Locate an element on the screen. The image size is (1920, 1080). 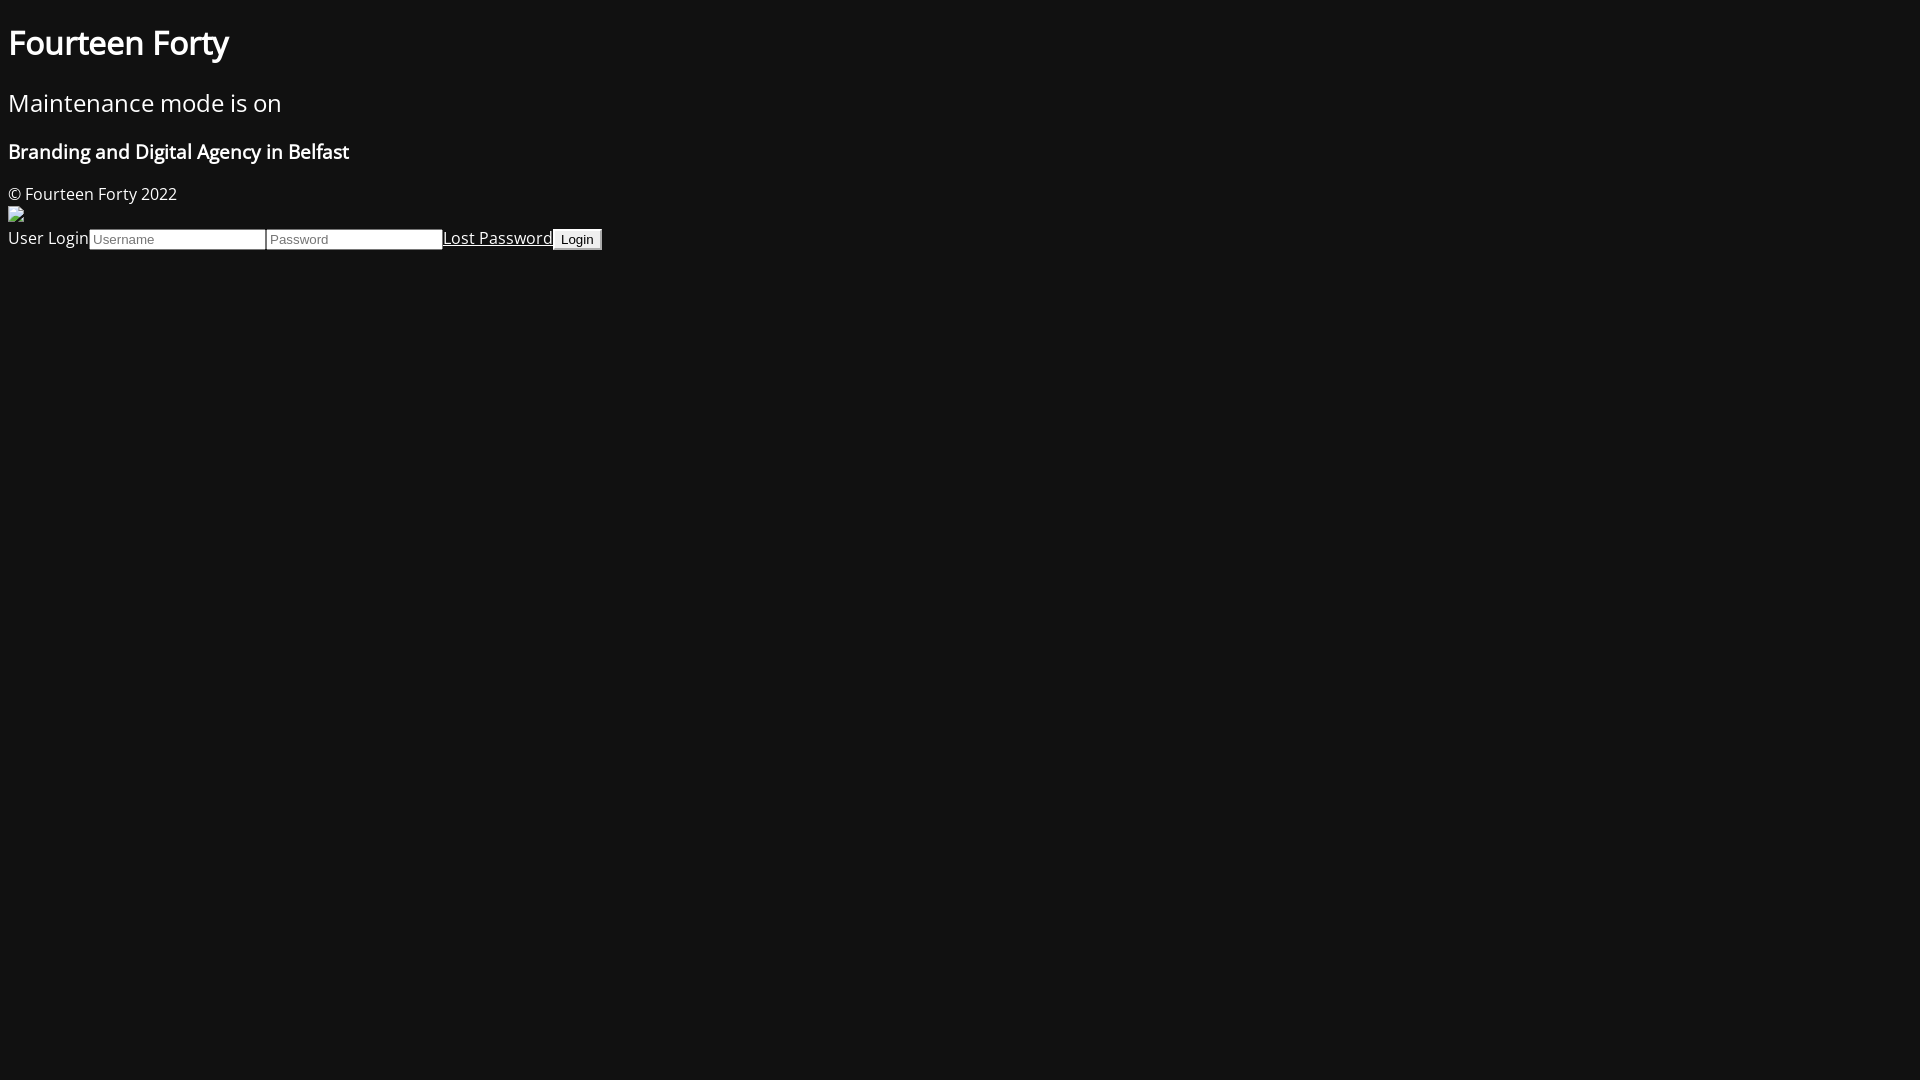
'Lost Password' is located at coordinates (498, 235).